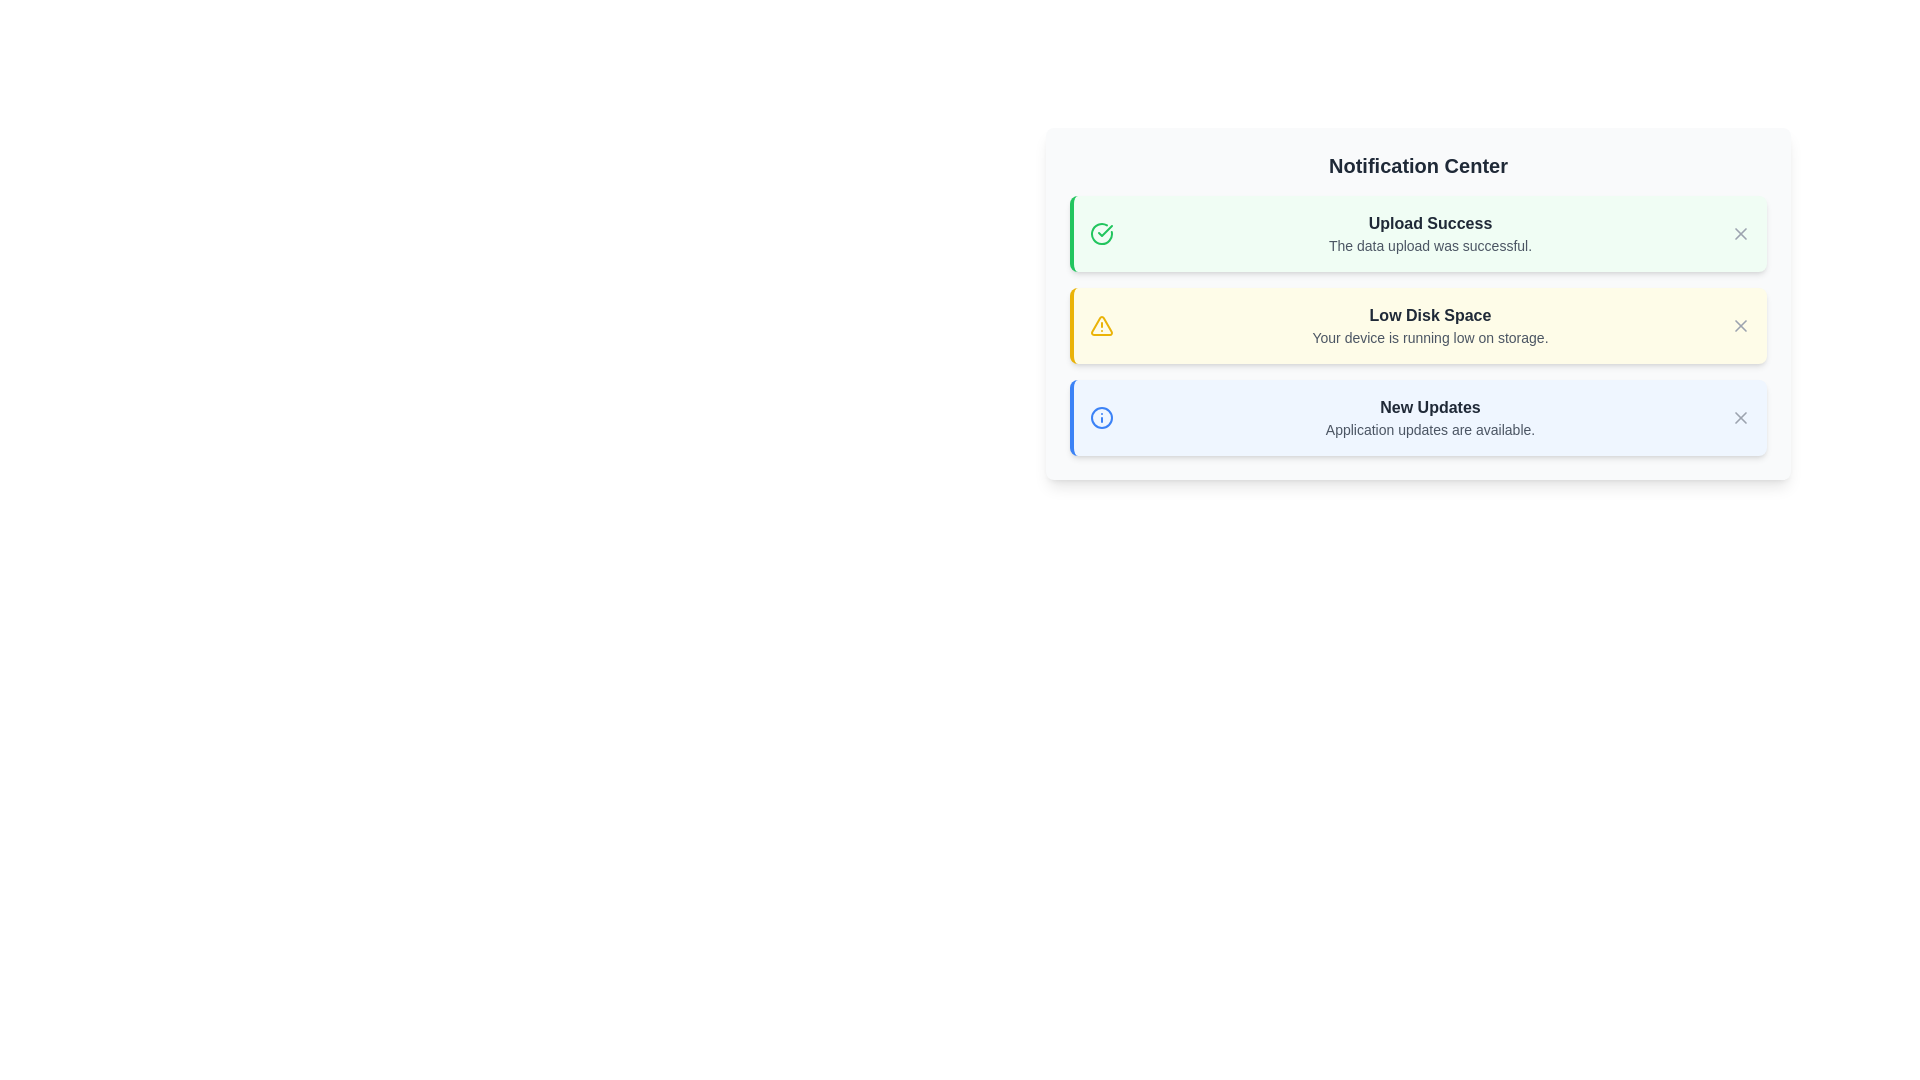 This screenshot has height=1080, width=1920. What do you see at coordinates (1429, 245) in the screenshot?
I see `text of the Text Label displaying 'The data upload was successful.' located in the Notification Center, which appears below the 'Upload Success' heading` at bounding box center [1429, 245].